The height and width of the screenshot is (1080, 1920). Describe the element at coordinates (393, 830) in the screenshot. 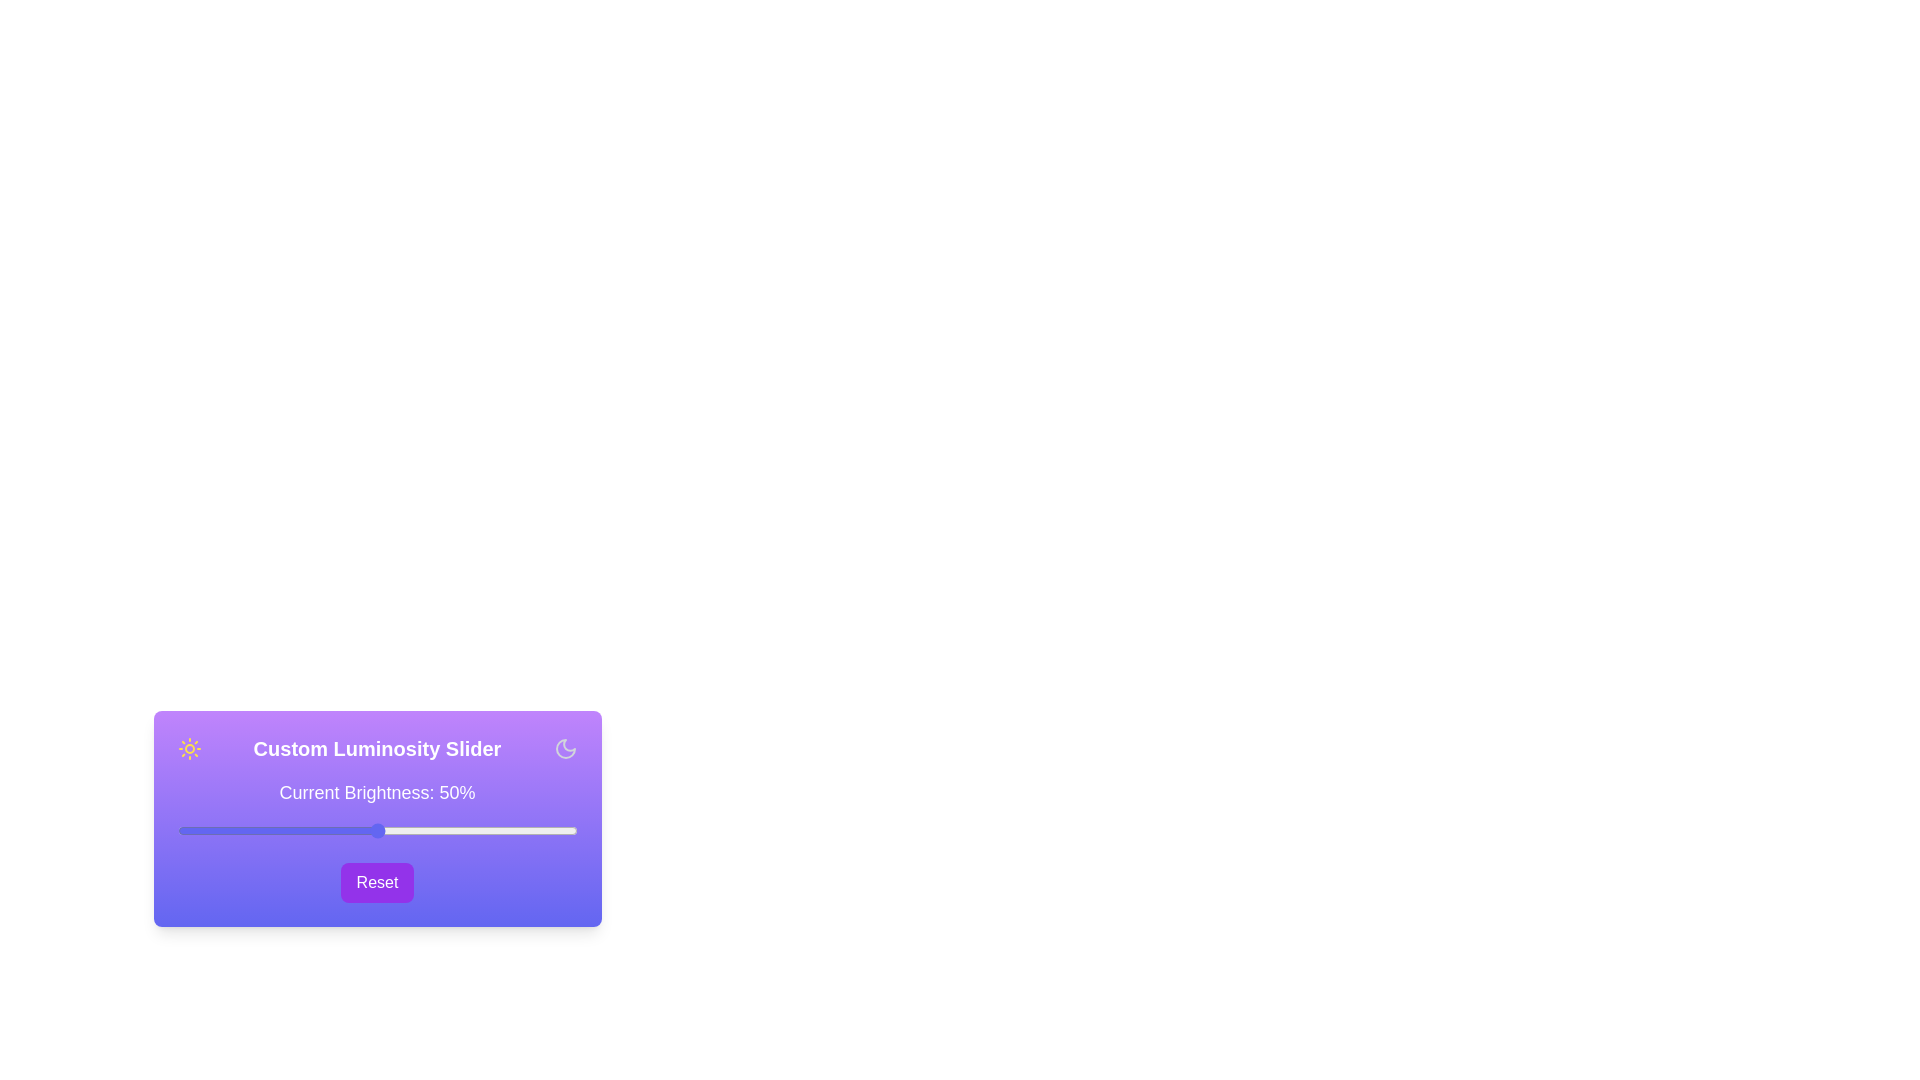

I see `brightness` at that location.